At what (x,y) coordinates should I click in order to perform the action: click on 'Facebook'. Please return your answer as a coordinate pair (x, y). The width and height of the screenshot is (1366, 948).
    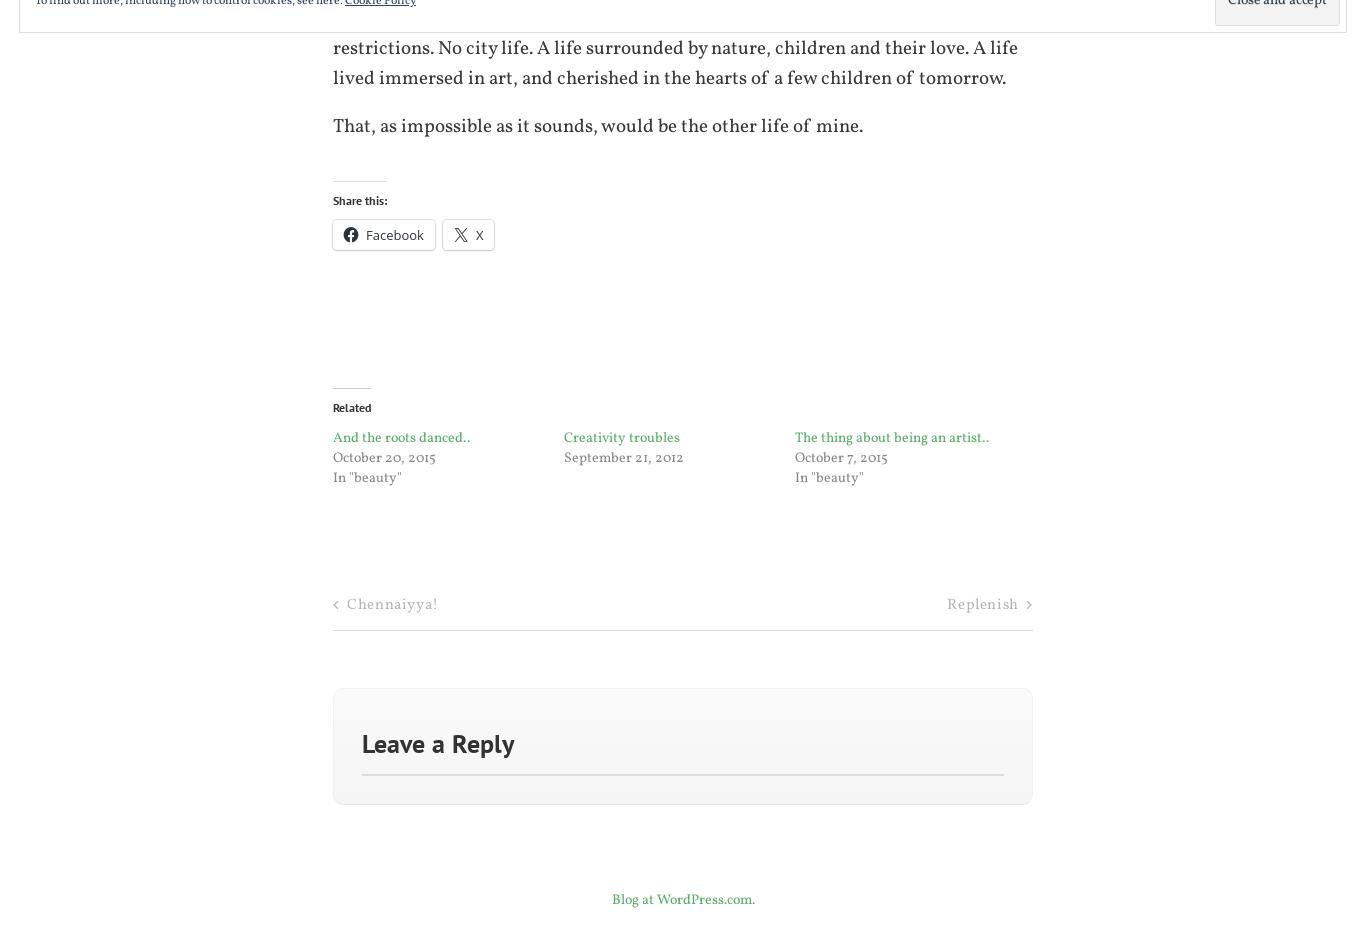
    Looking at the image, I should click on (393, 232).